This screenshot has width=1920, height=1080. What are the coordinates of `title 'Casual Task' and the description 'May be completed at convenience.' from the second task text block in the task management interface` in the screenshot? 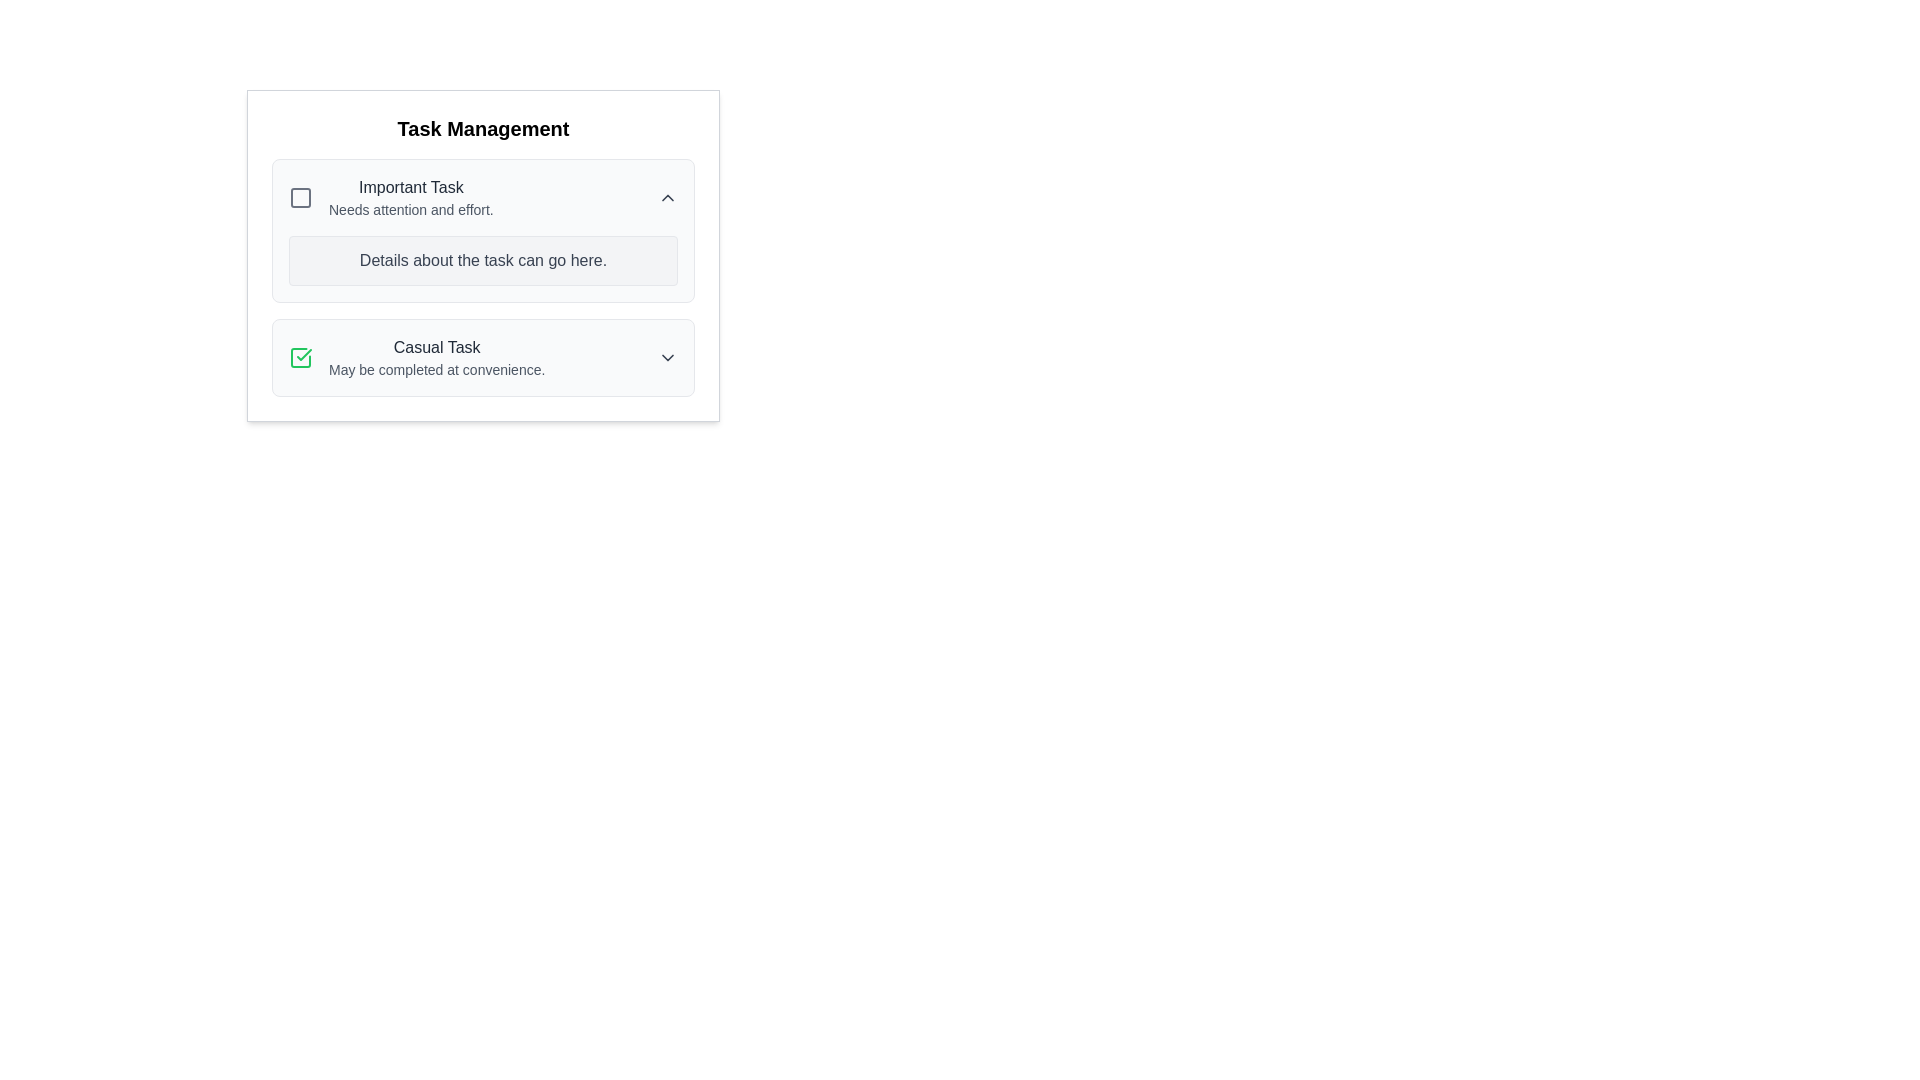 It's located at (436, 357).